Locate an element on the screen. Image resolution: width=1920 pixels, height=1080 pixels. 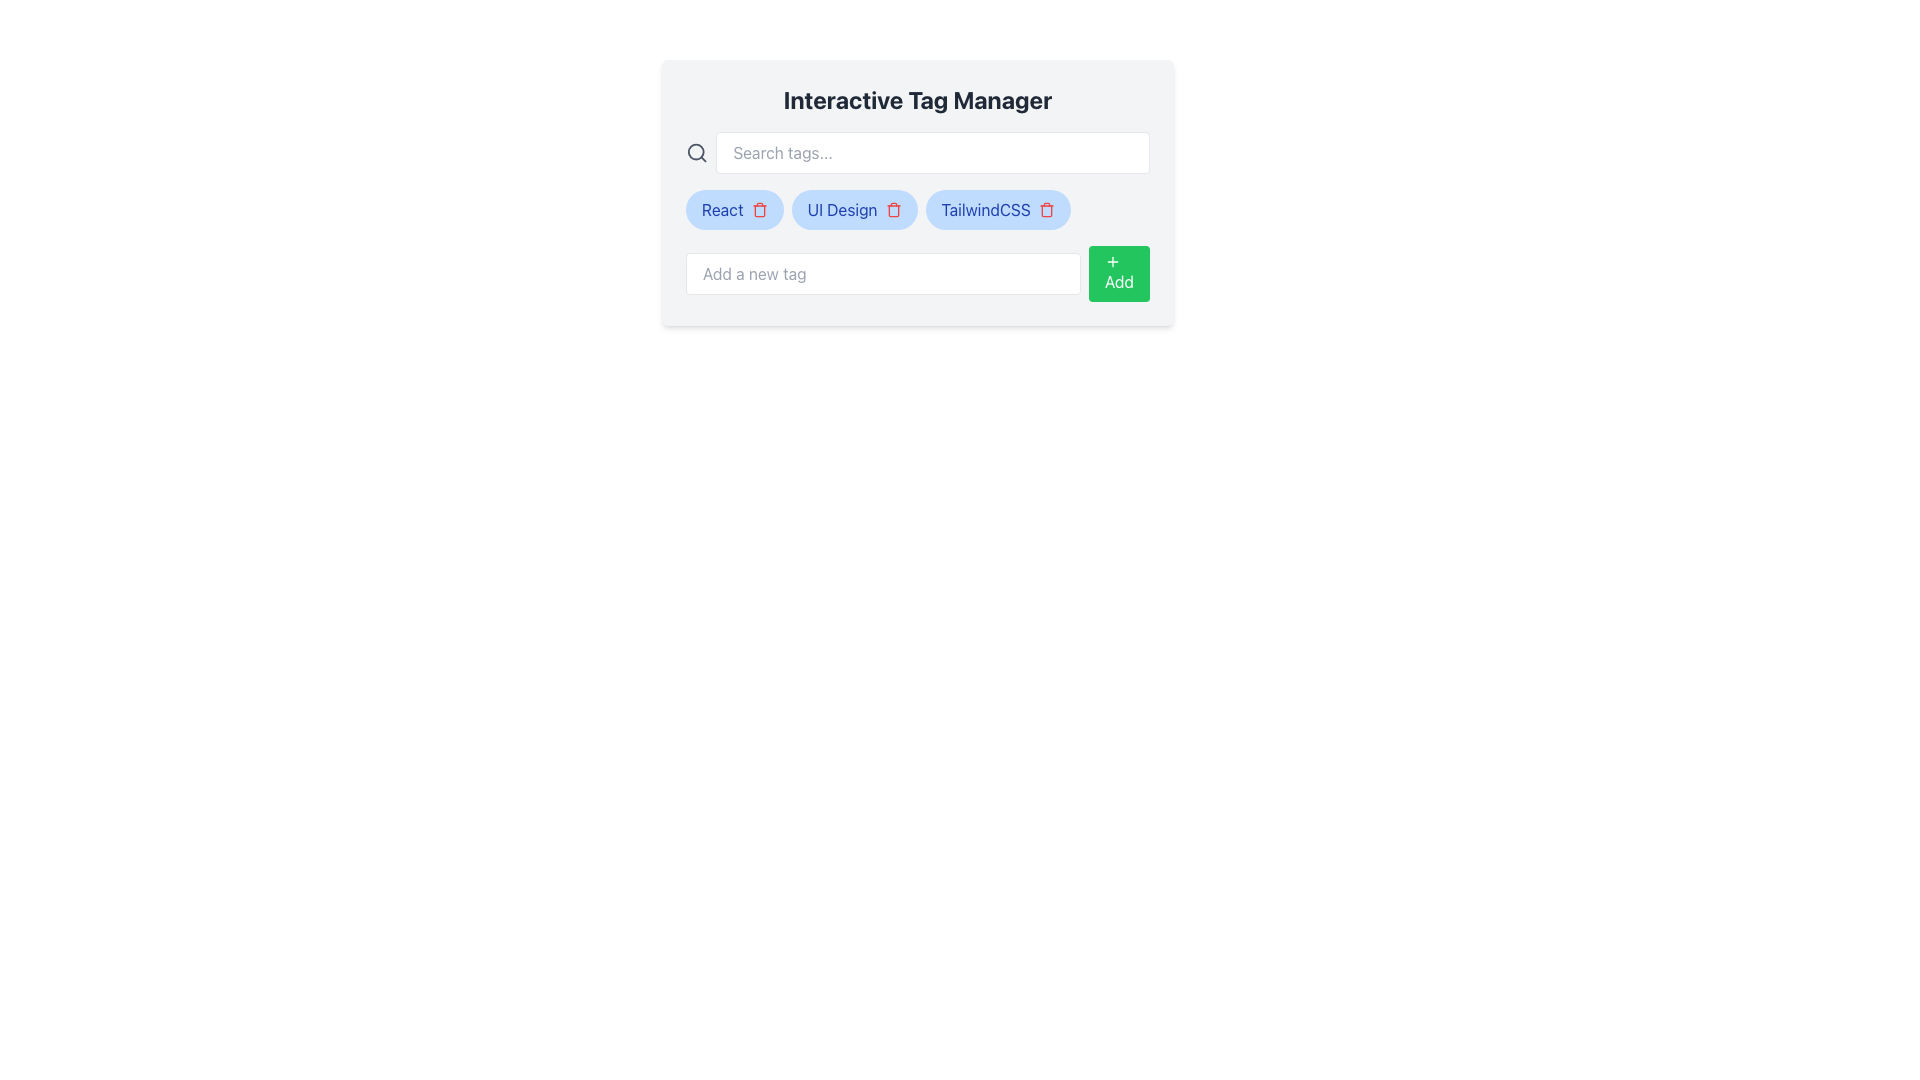
the search icon located to the left of the 'Search tags...' input field, which visually indicates the search functionality but does not have interactive capabilities is located at coordinates (697, 152).